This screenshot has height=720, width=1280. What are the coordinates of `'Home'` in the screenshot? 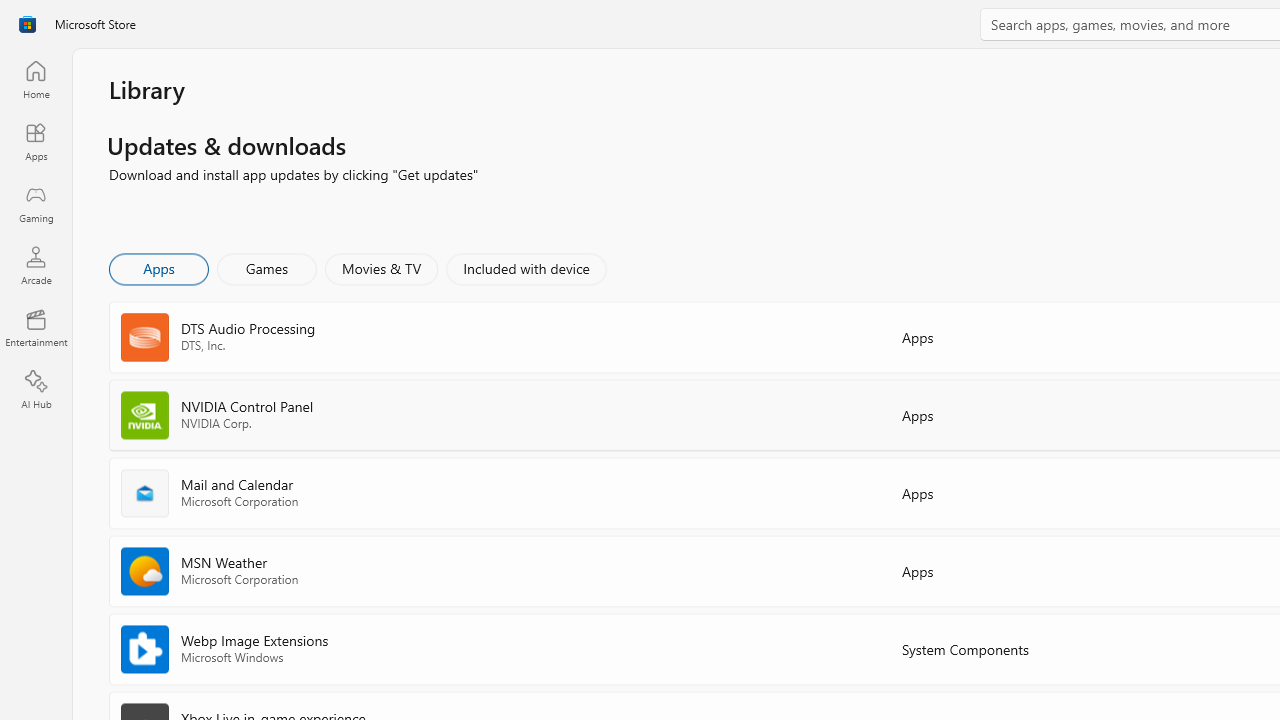 It's located at (35, 78).